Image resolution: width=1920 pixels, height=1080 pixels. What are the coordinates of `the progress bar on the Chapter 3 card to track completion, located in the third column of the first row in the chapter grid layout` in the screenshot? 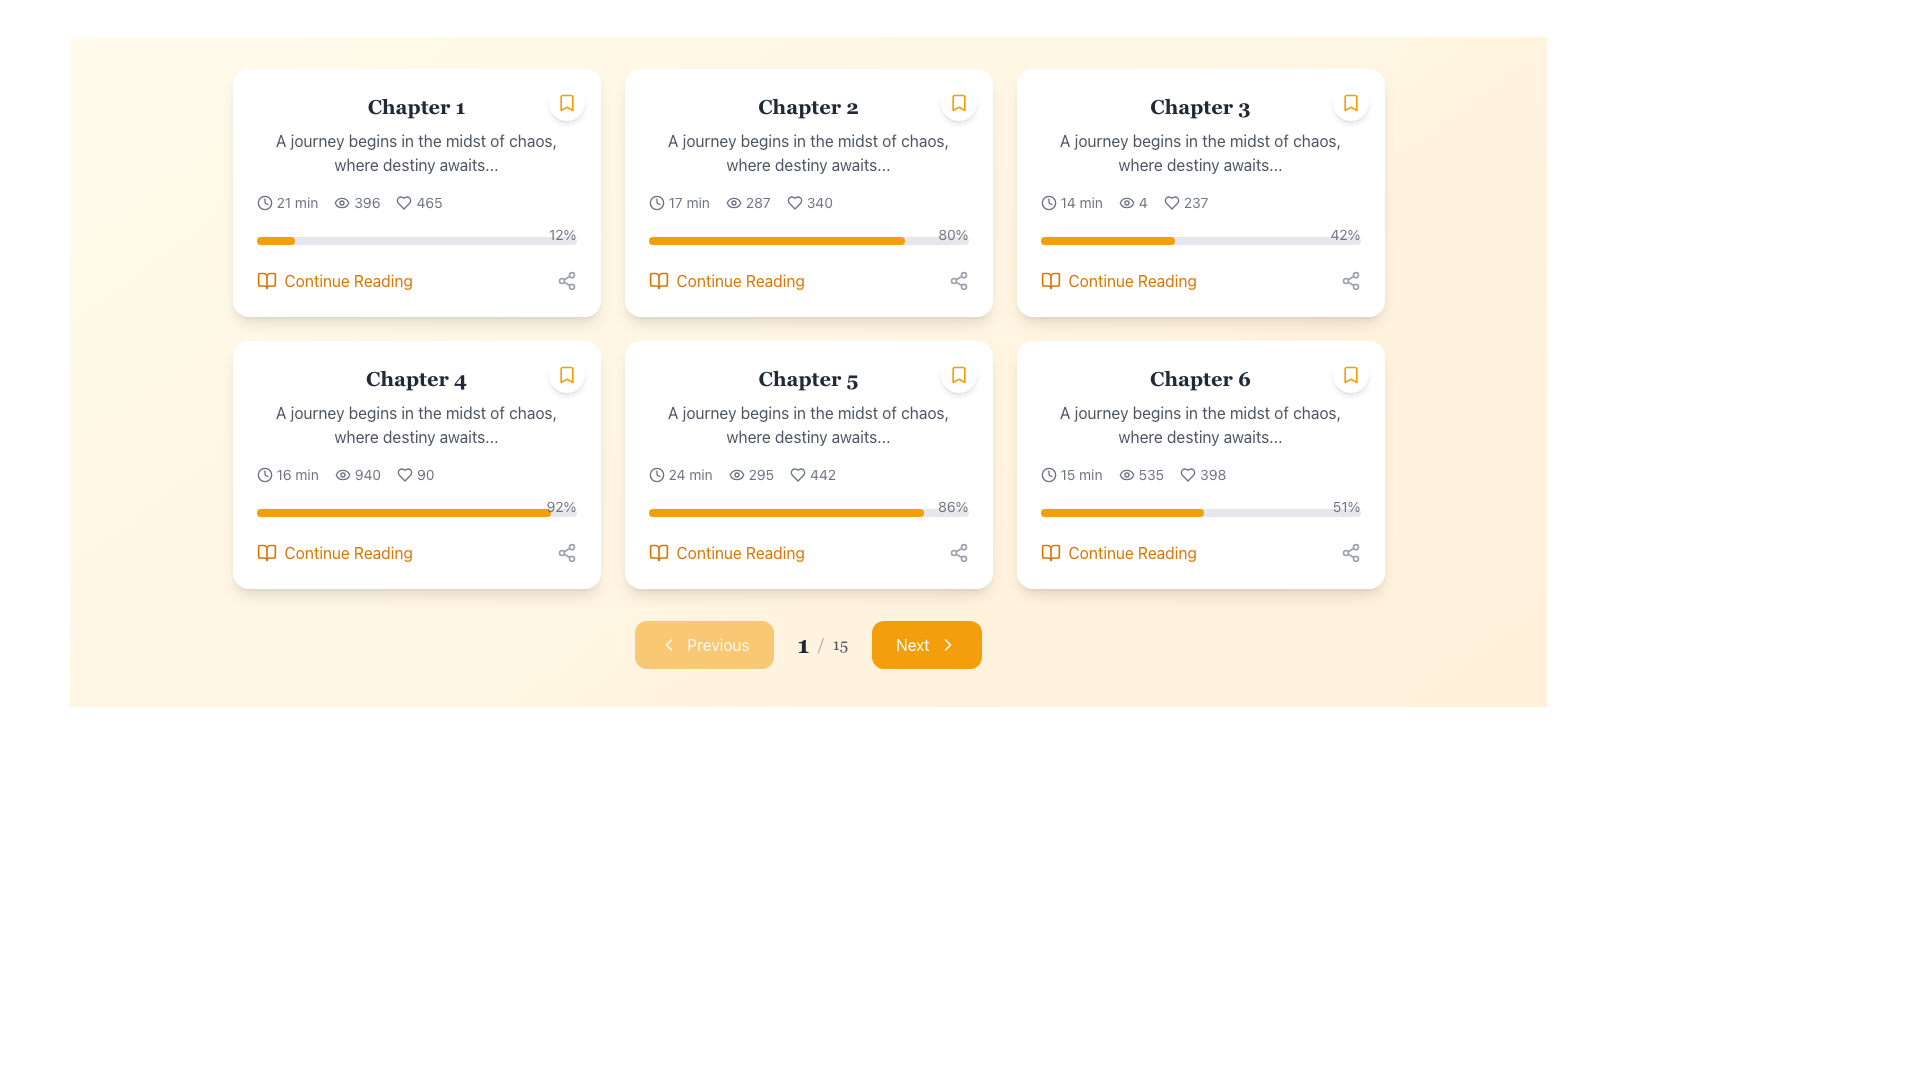 It's located at (1200, 192).